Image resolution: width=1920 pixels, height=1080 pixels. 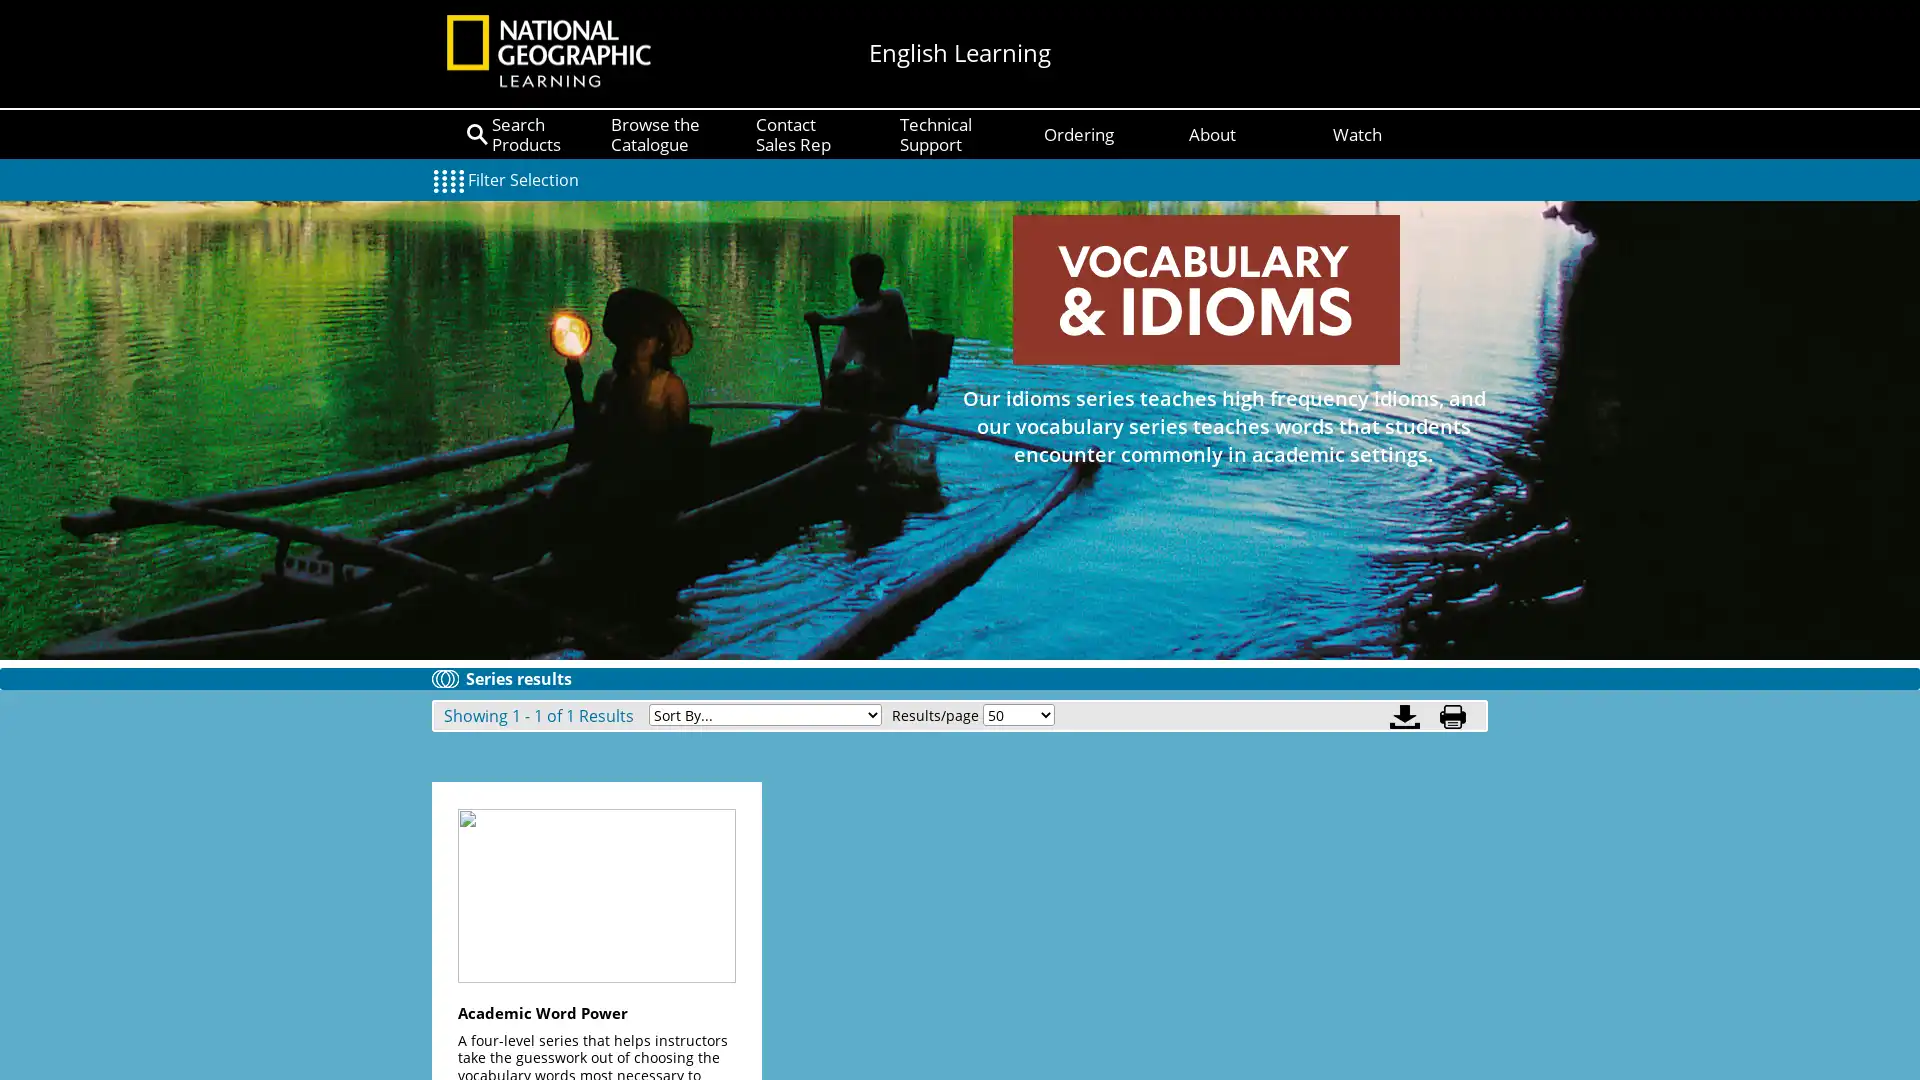 I want to click on Filter Selection, so click(x=506, y=180).